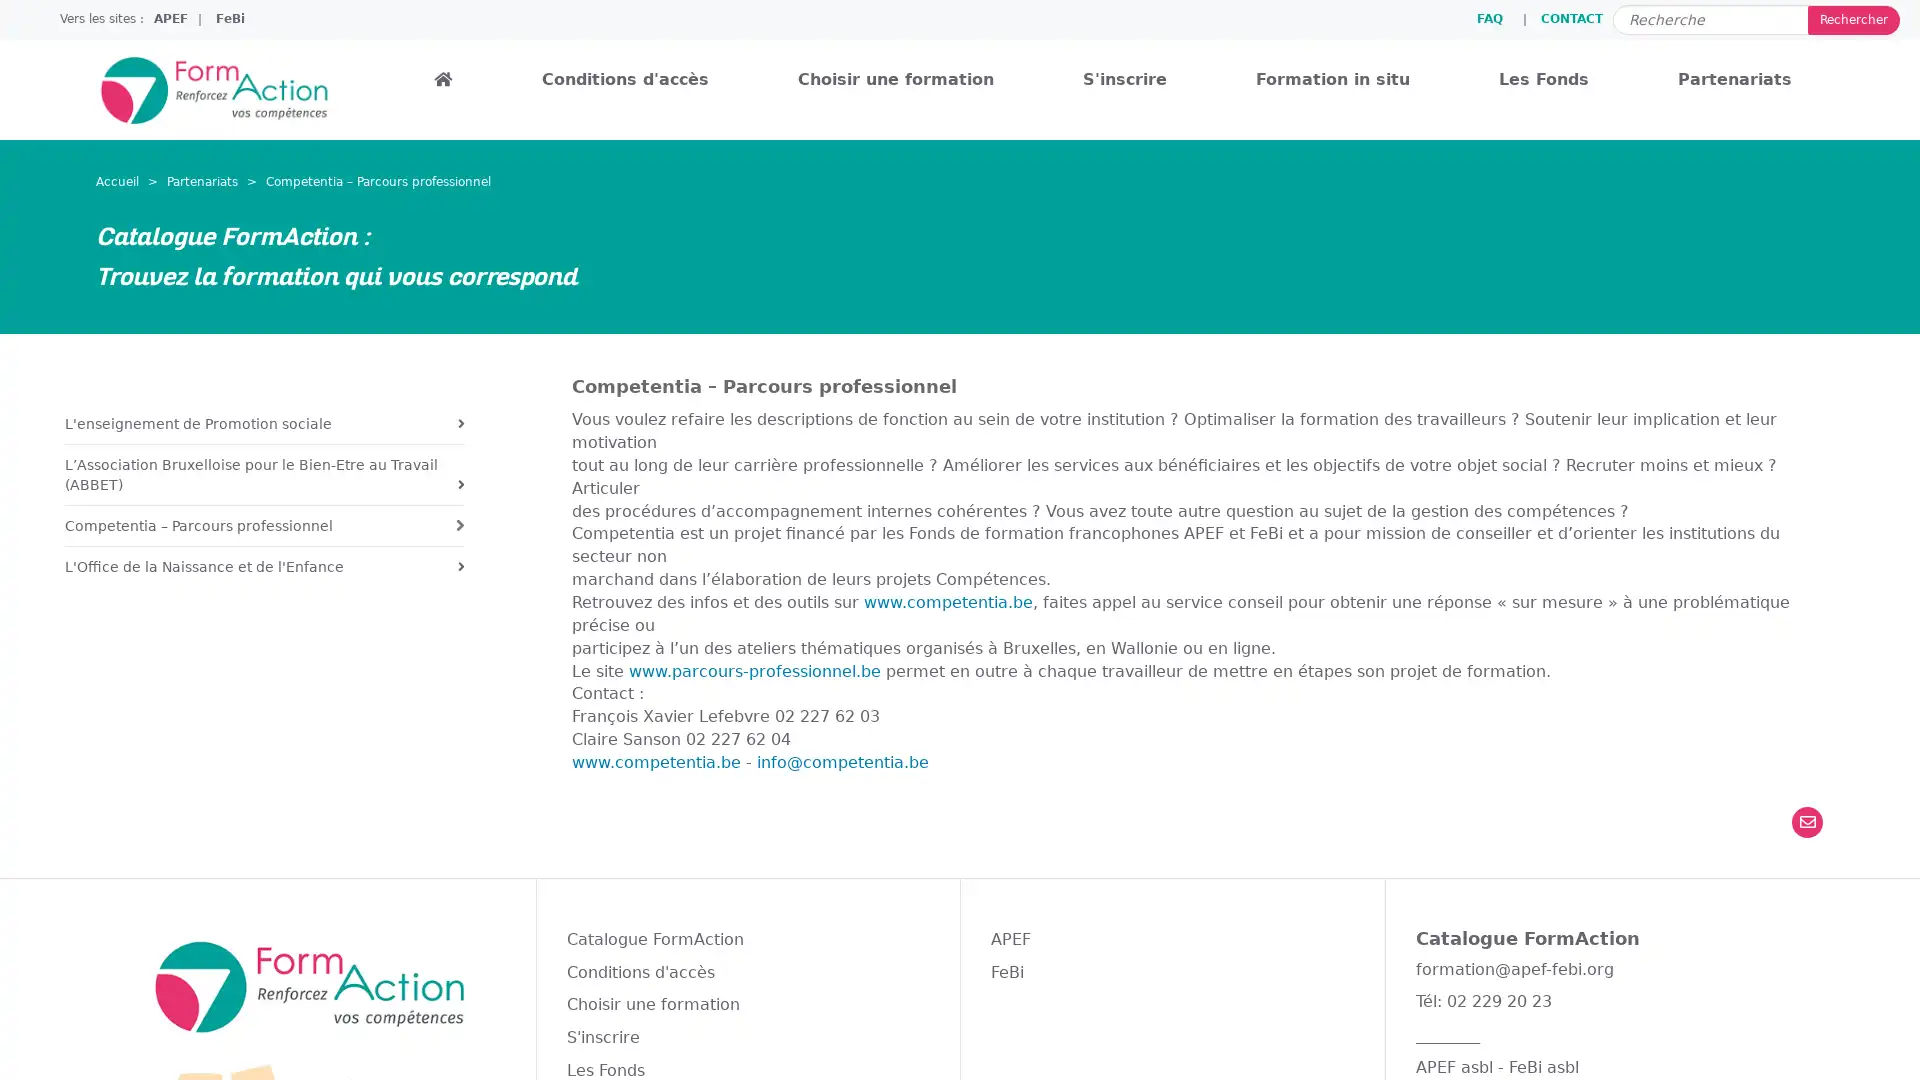 This screenshot has width=1920, height=1080. What do you see at coordinates (1852, 19) in the screenshot?
I see `Rechercher` at bounding box center [1852, 19].